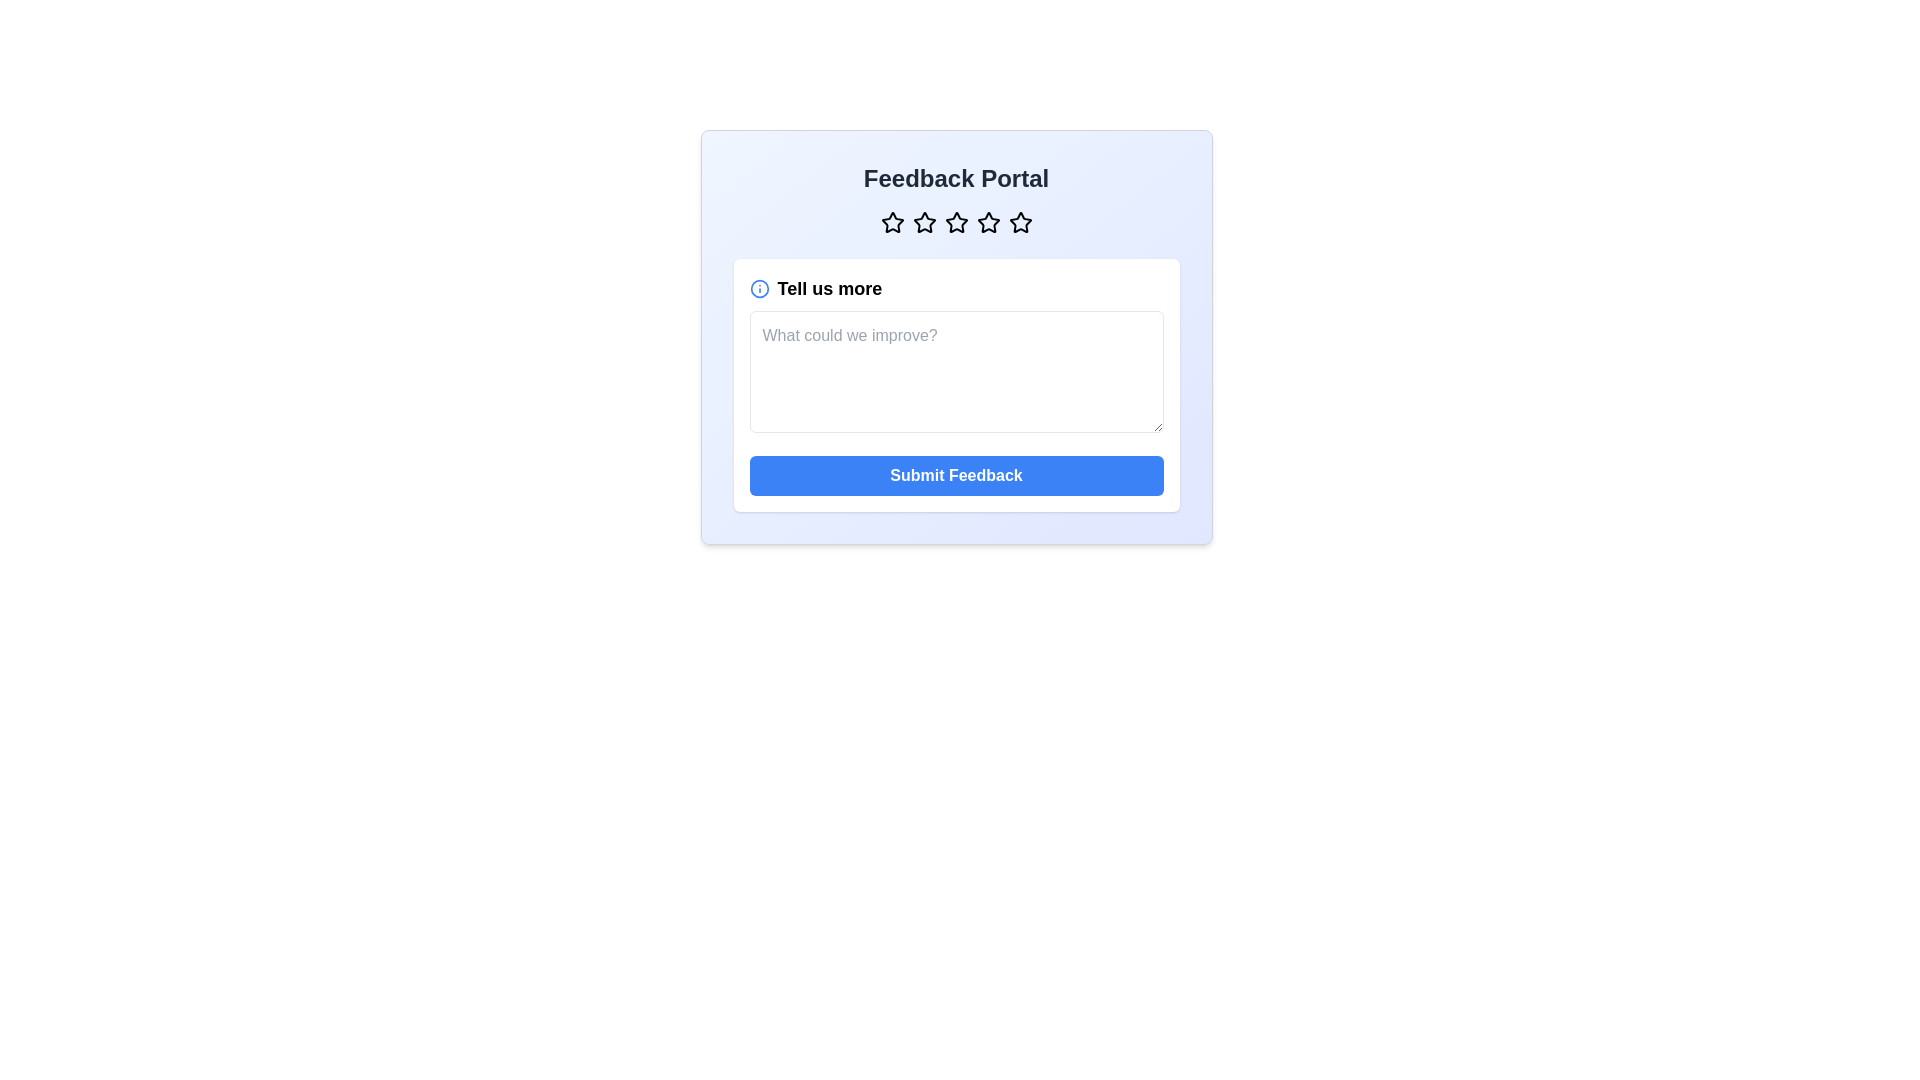 The height and width of the screenshot is (1080, 1920). Describe the element at coordinates (1020, 222) in the screenshot. I see `the fifth star-shaped icon with a hollow center, outlined in black, to confirm selection` at that location.